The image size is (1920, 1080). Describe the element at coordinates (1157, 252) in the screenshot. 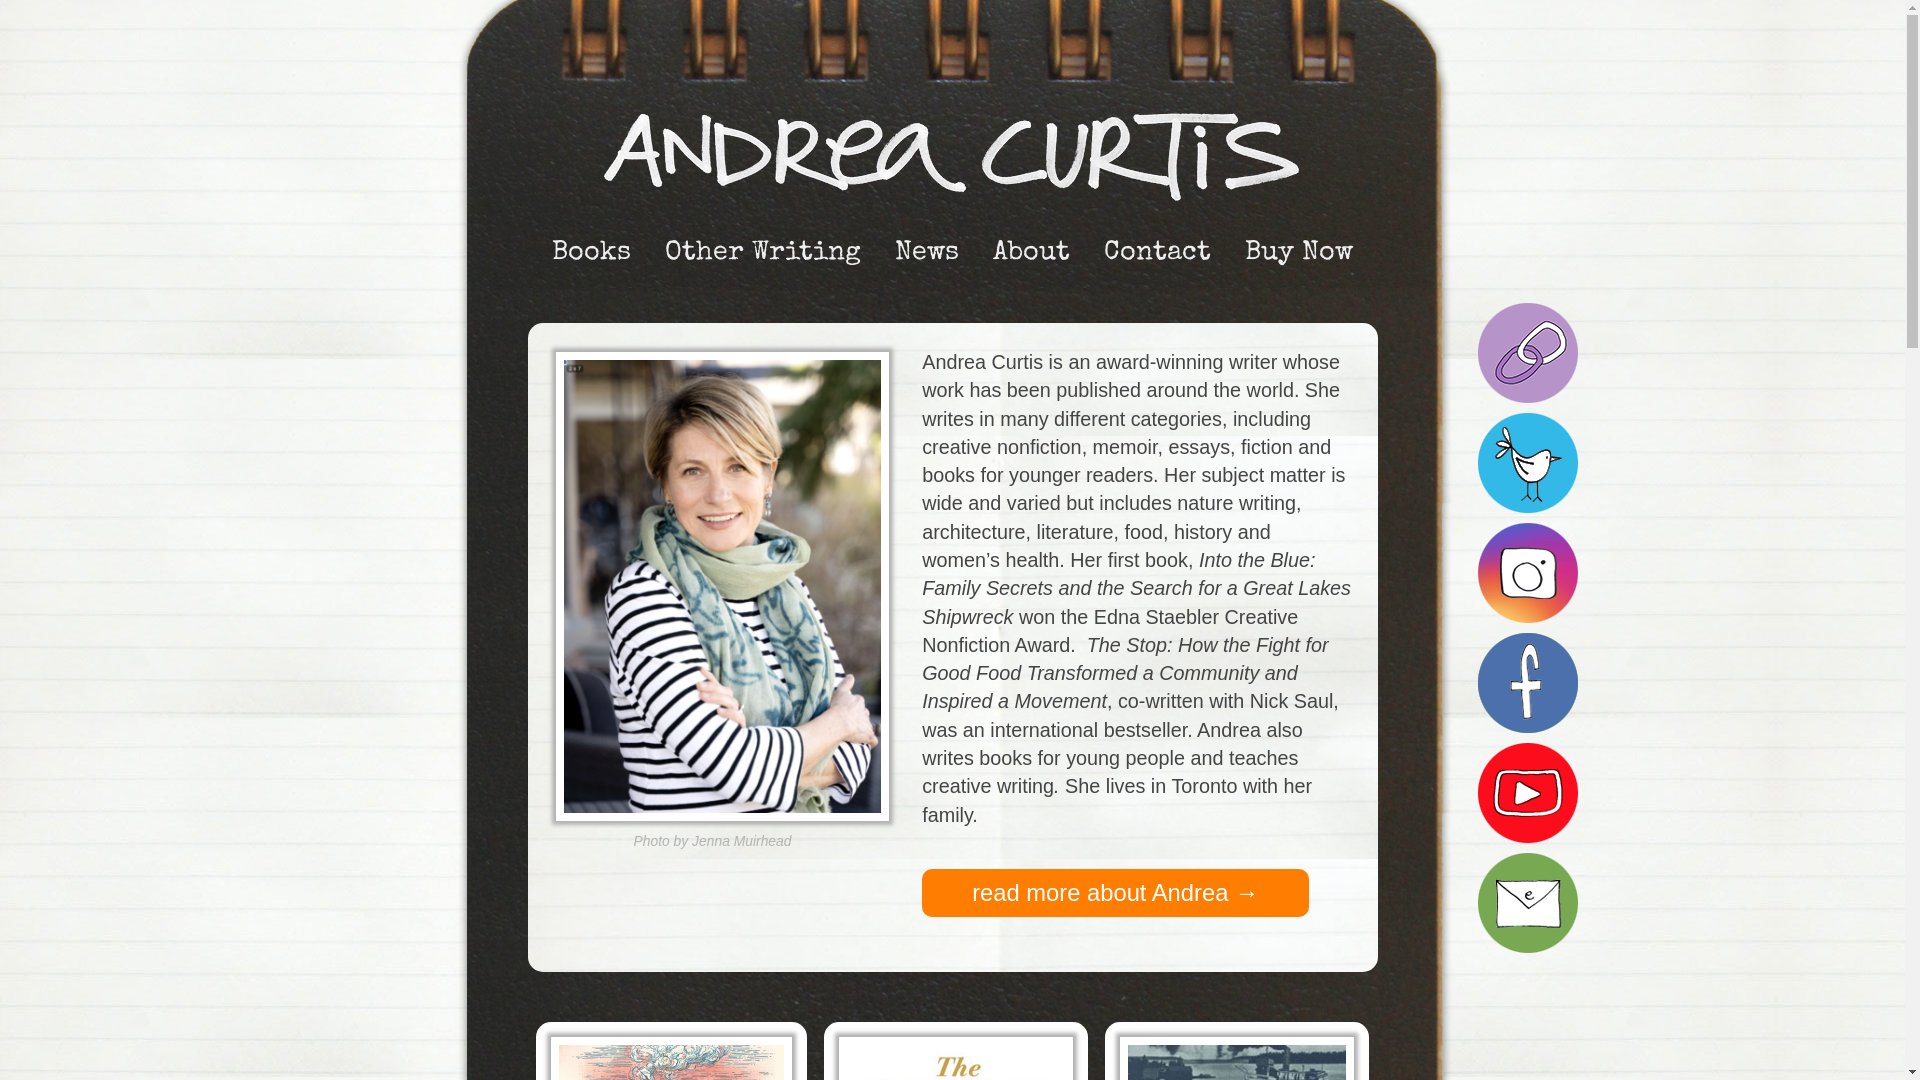

I see `'Contact'` at that location.